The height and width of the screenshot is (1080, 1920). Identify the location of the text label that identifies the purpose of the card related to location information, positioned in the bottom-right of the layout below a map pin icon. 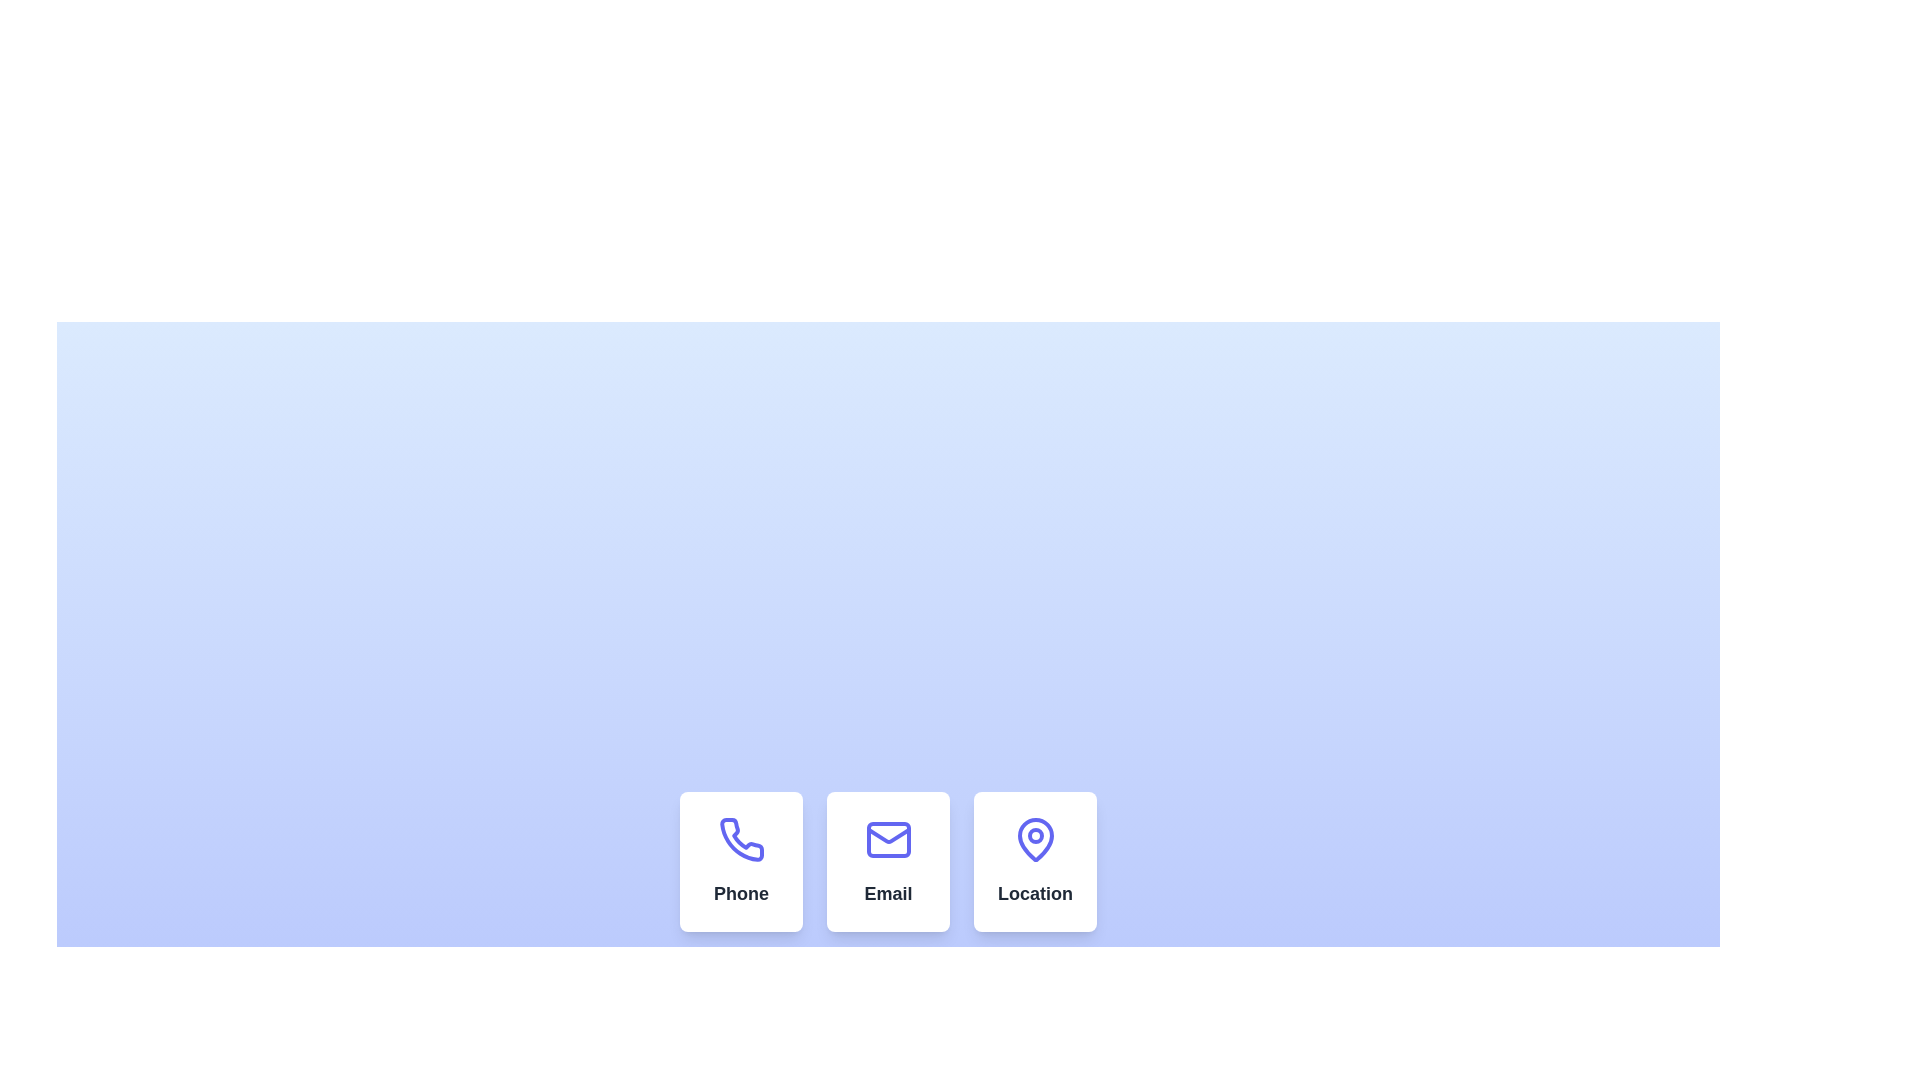
(1035, 893).